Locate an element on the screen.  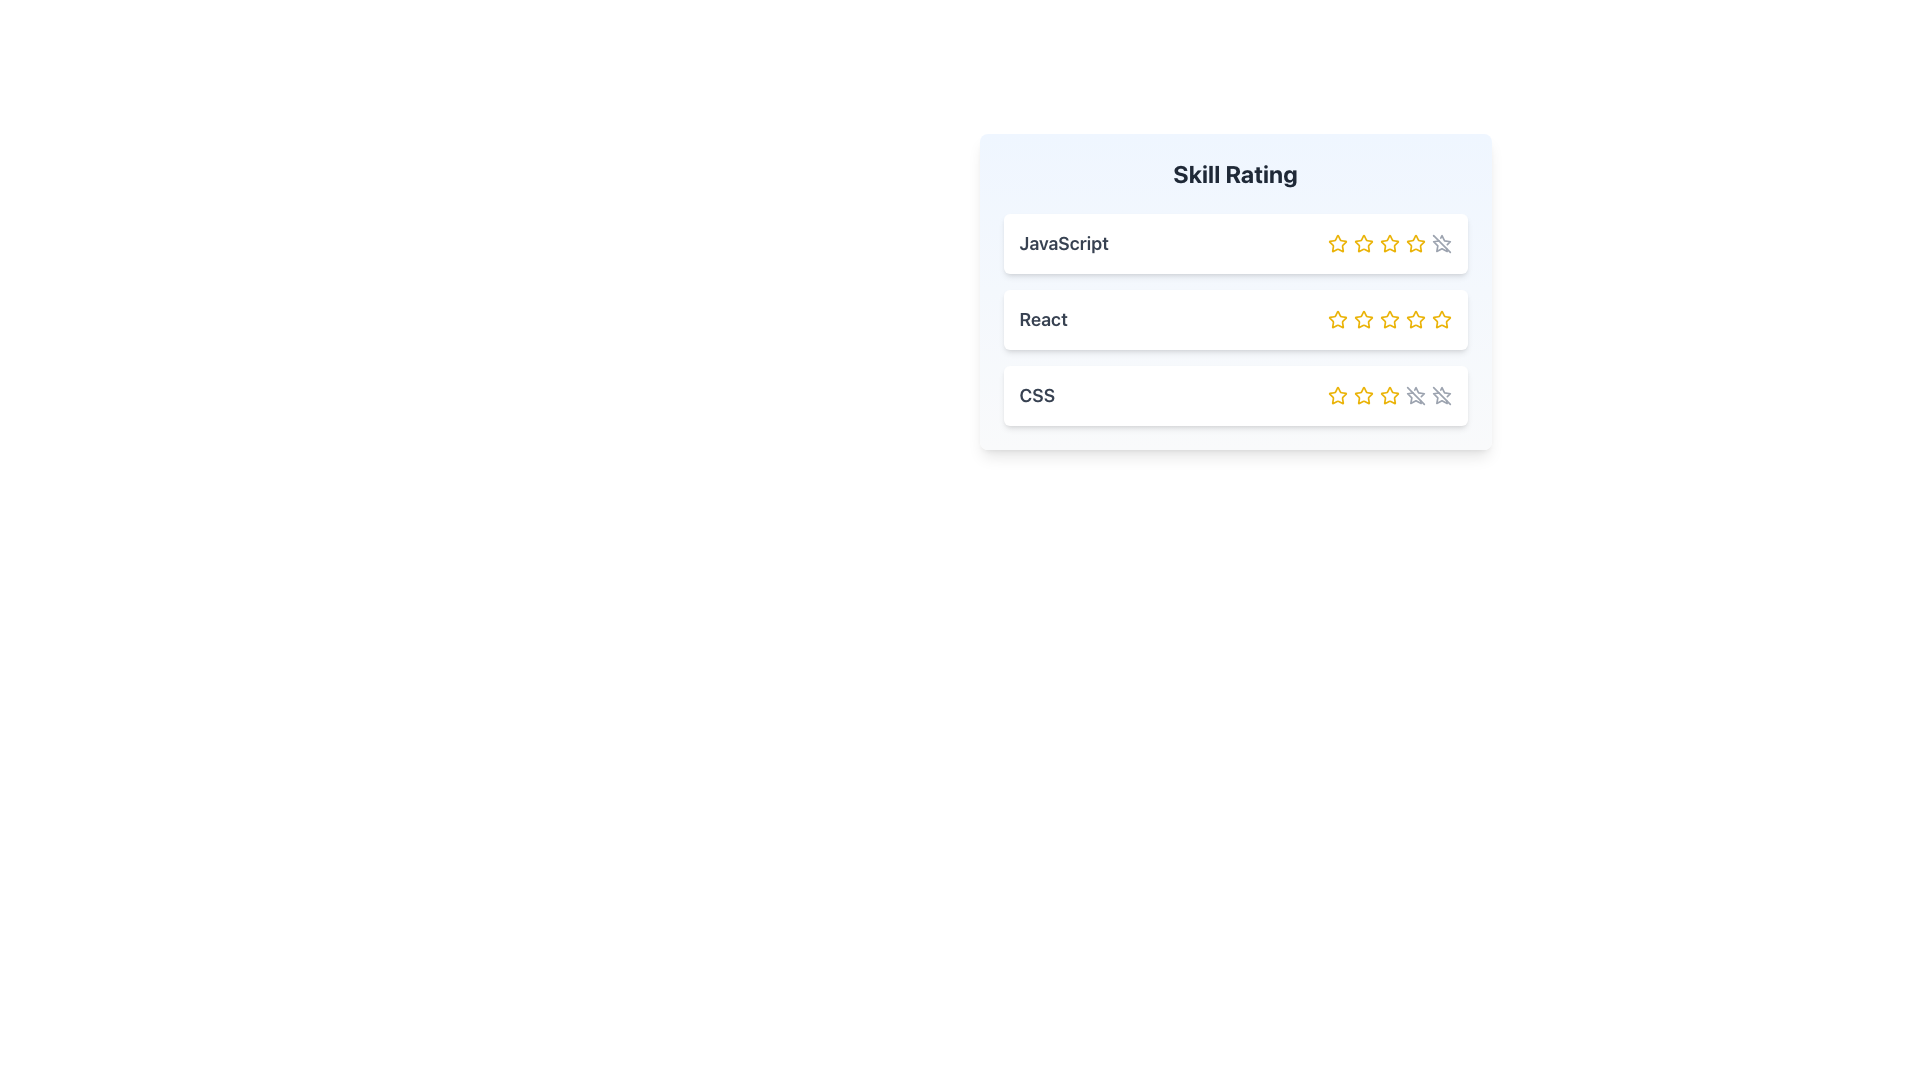
the second interactive star in the rating component for 'React' is located at coordinates (1362, 319).